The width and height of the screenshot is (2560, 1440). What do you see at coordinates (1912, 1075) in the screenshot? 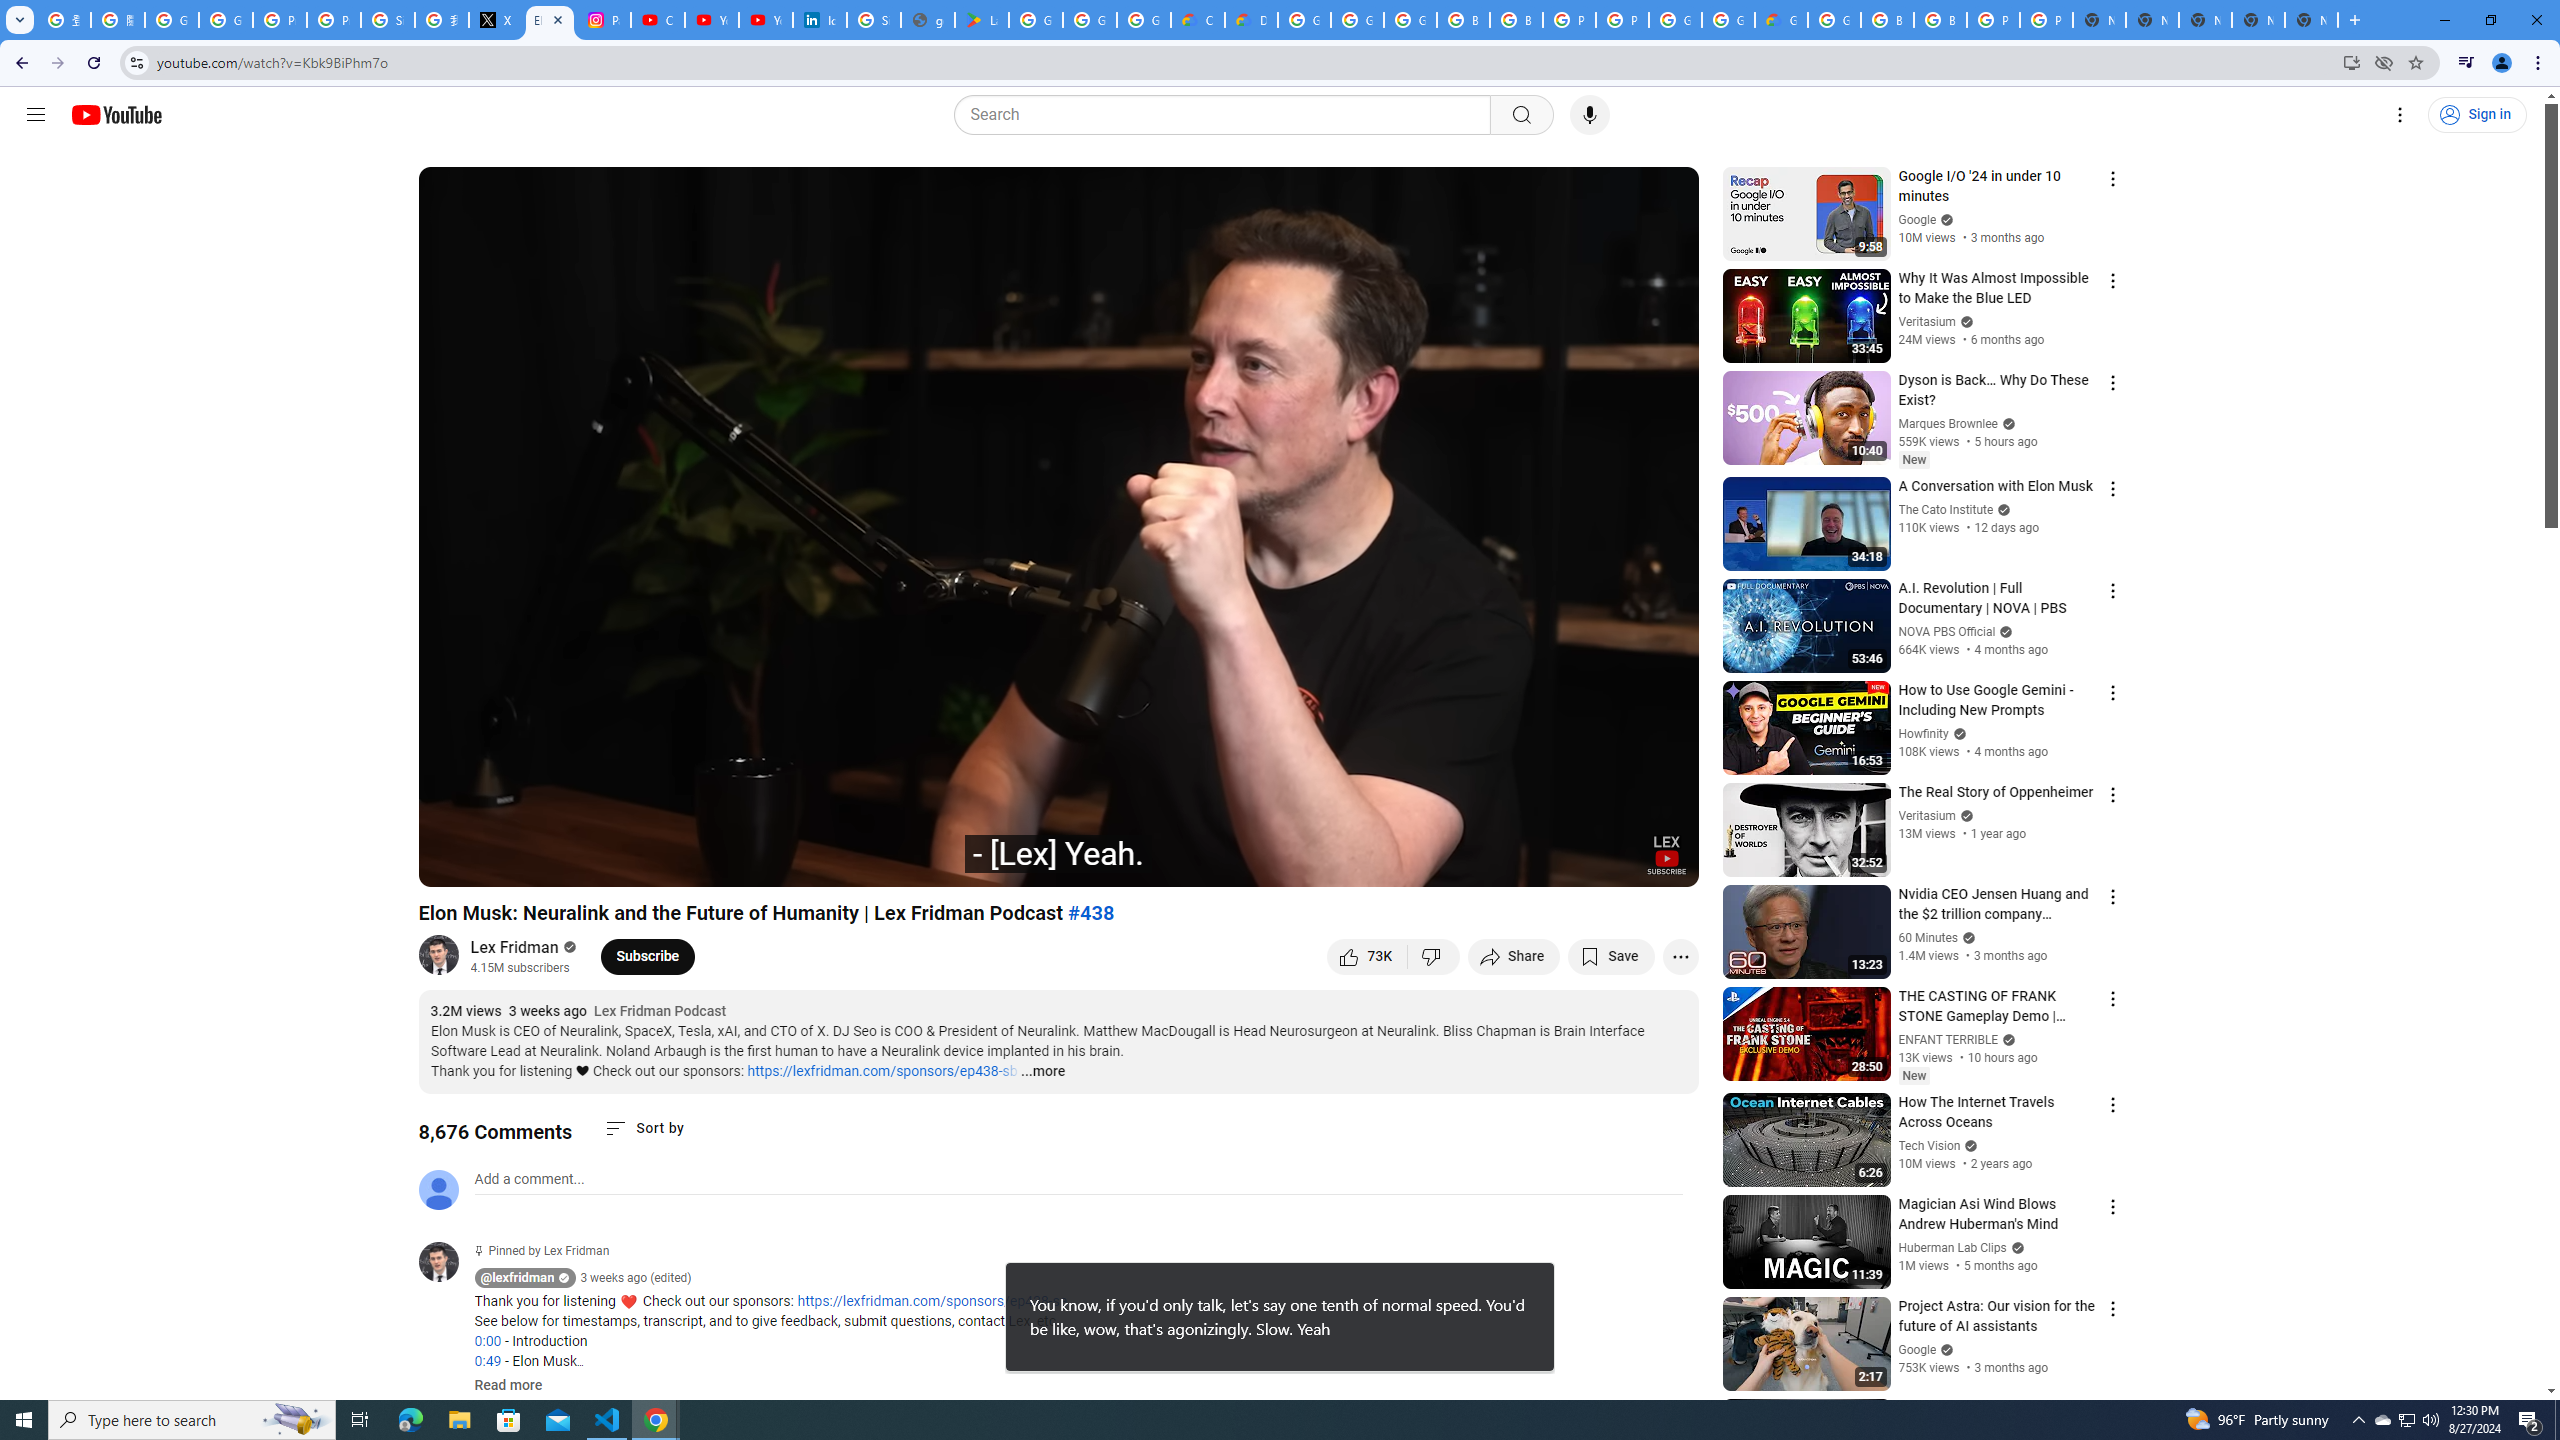
I see `'New'` at bounding box center [1912, 1075].